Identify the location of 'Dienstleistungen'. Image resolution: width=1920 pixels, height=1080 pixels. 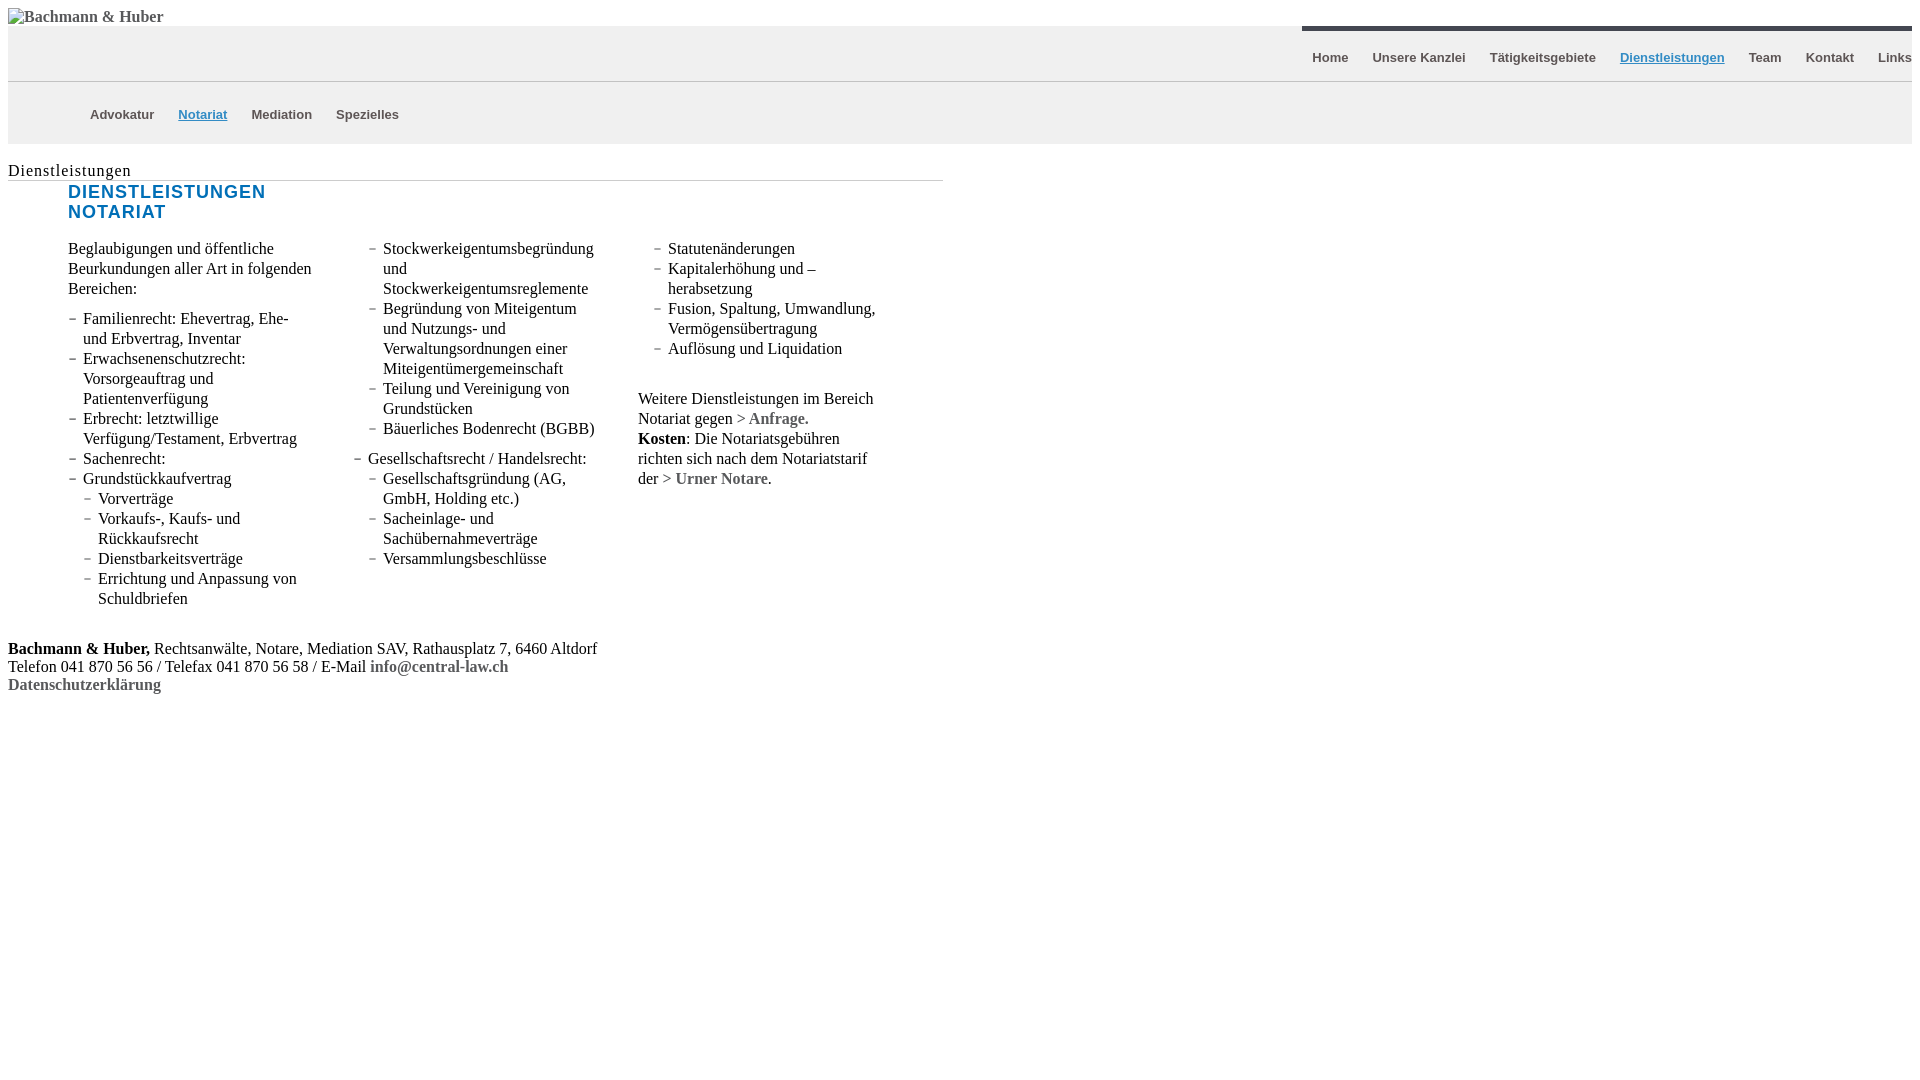
(1672, 56).